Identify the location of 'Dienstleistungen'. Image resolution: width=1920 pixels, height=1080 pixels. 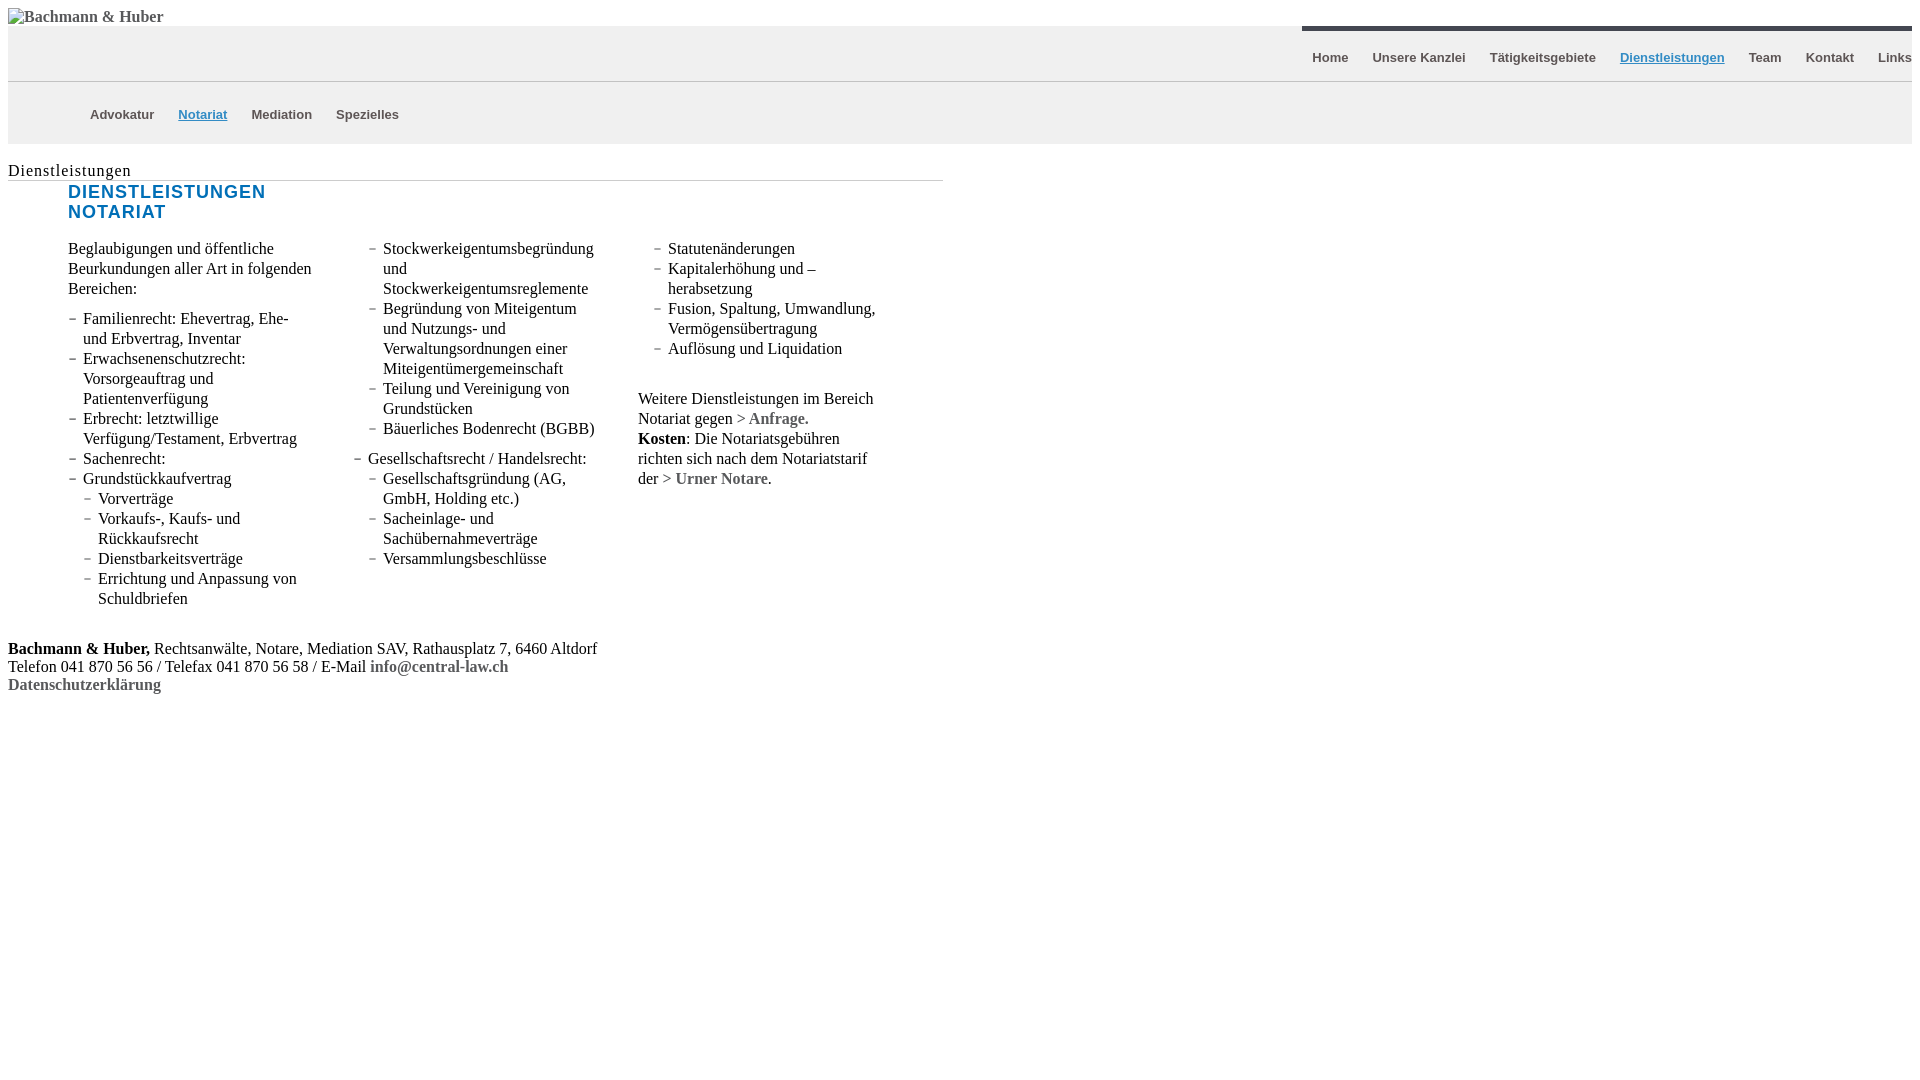
(1672, 56).